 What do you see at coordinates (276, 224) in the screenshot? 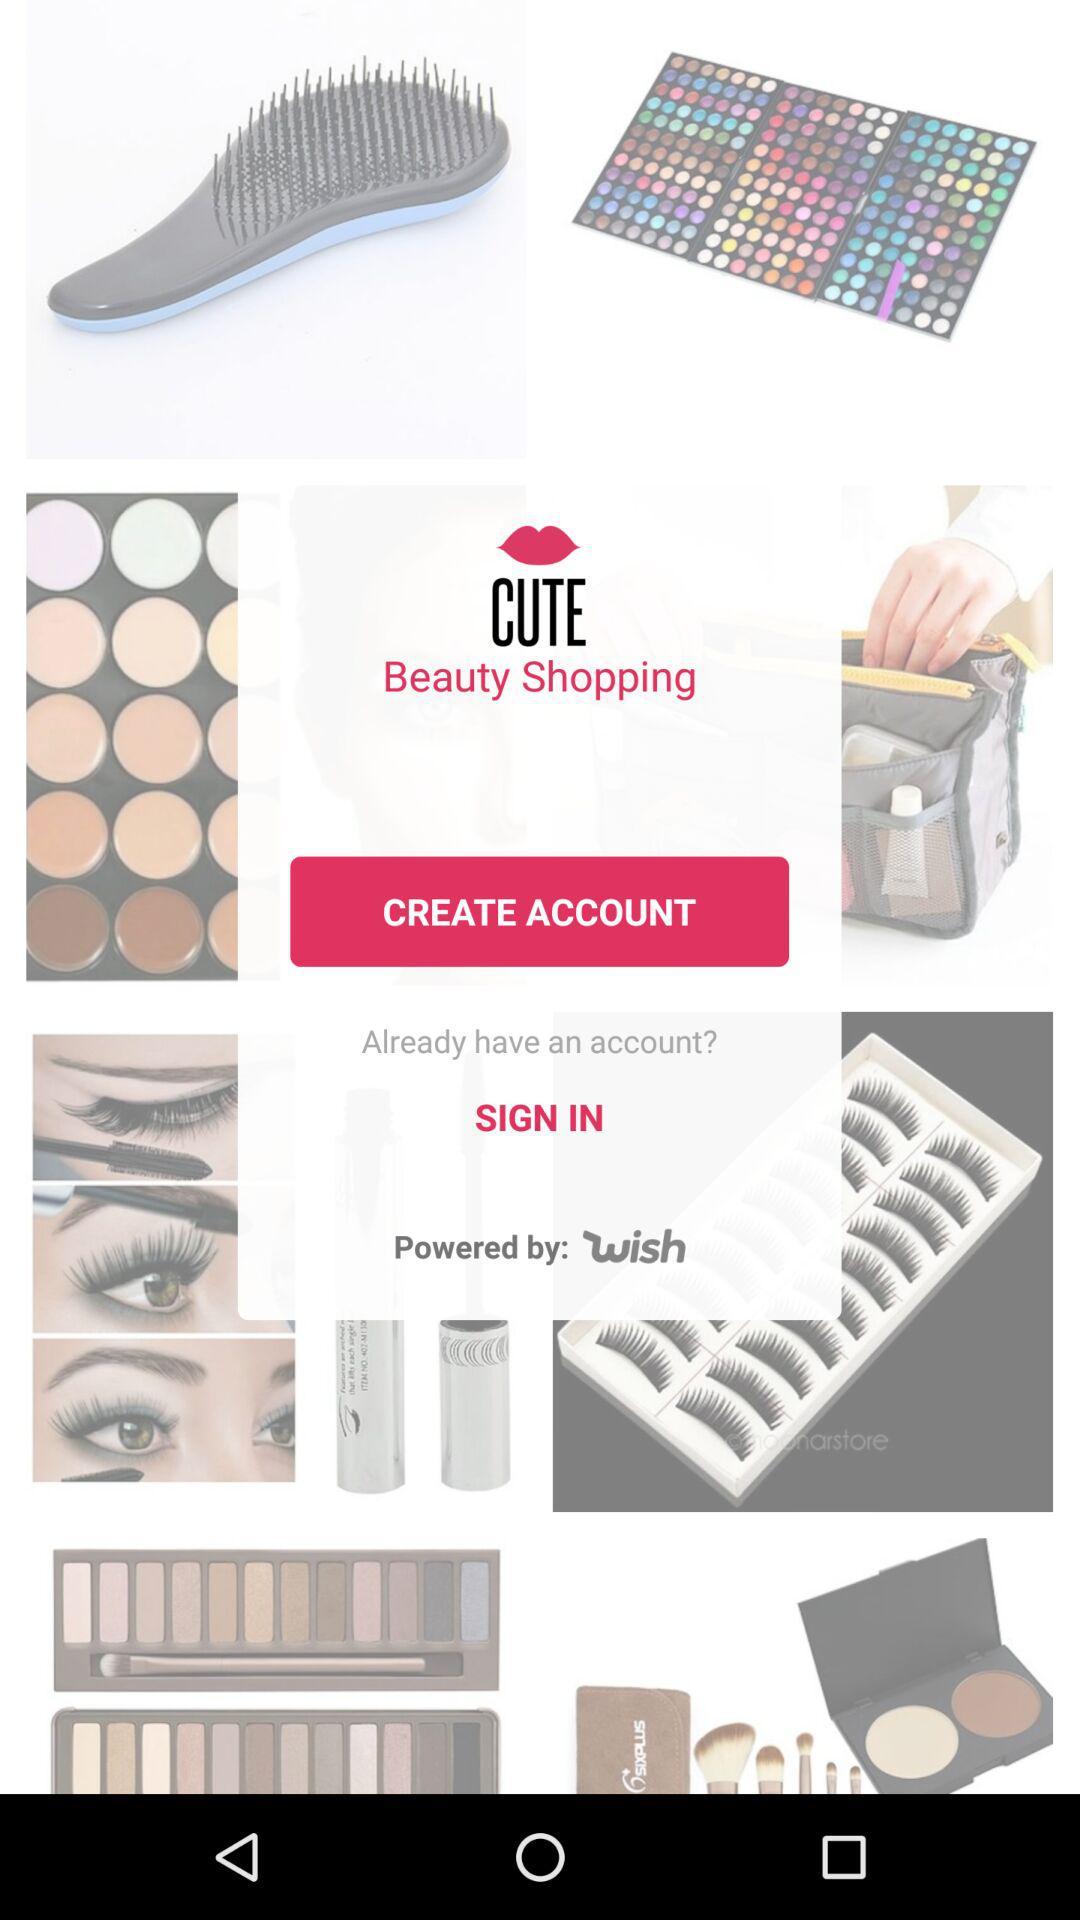
I see `product box option` at bounding box center [276, 224].